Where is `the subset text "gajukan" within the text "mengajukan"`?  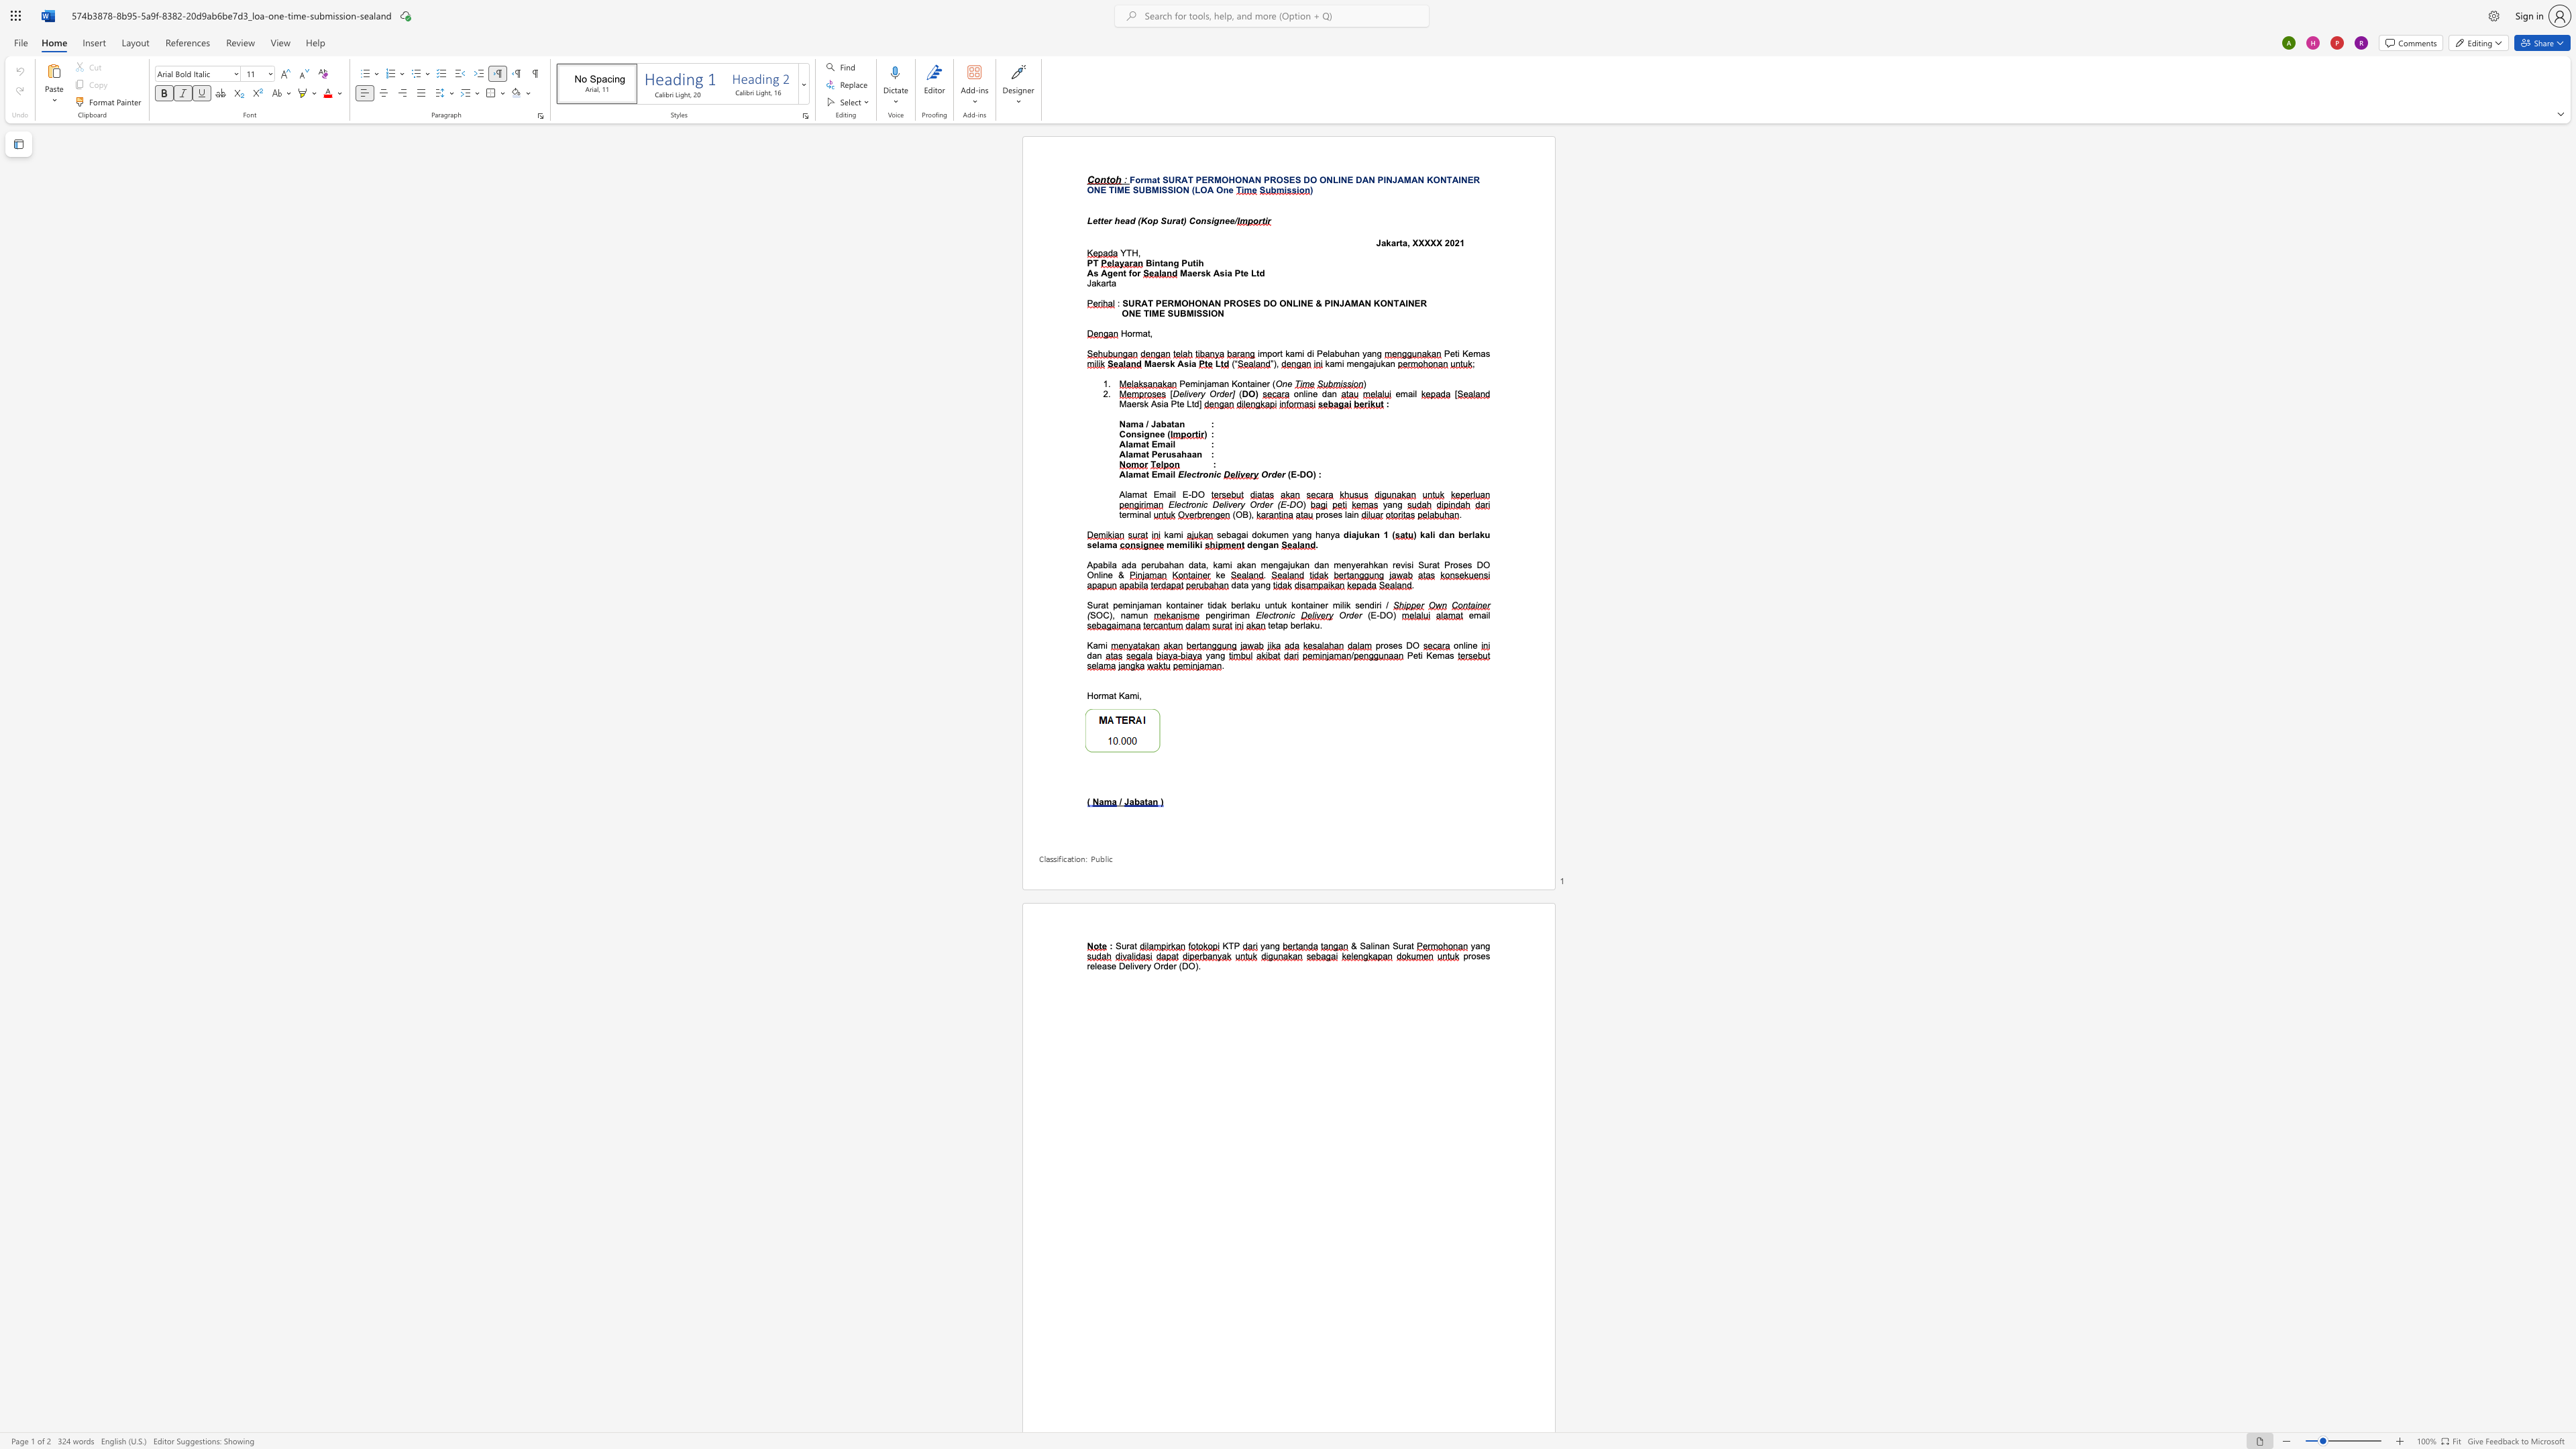 the subset text "gajukan" within the text "mengajukan" is located at coordinates (1362, 362).